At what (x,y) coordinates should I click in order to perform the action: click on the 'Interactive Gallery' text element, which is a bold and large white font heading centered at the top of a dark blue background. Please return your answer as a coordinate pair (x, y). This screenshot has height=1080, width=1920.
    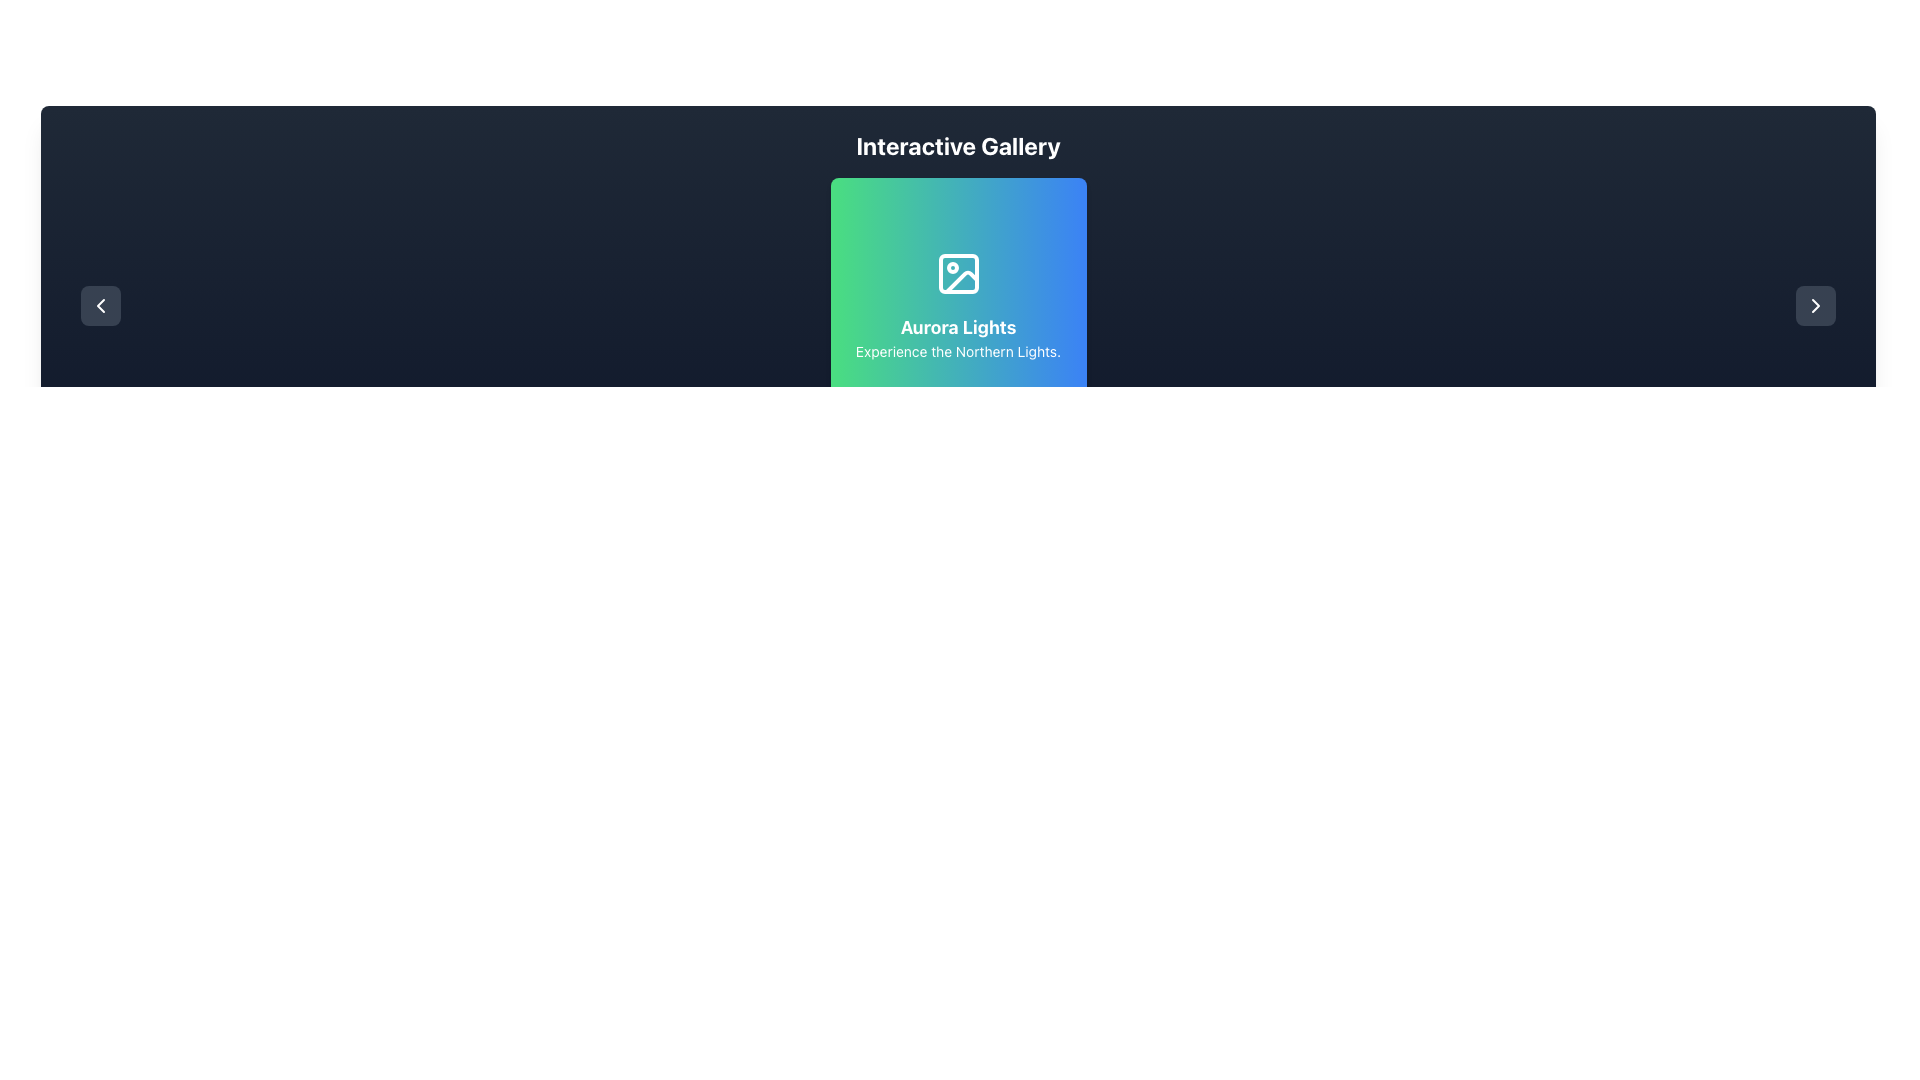
    Looking at the image, I should click on (957, 145).